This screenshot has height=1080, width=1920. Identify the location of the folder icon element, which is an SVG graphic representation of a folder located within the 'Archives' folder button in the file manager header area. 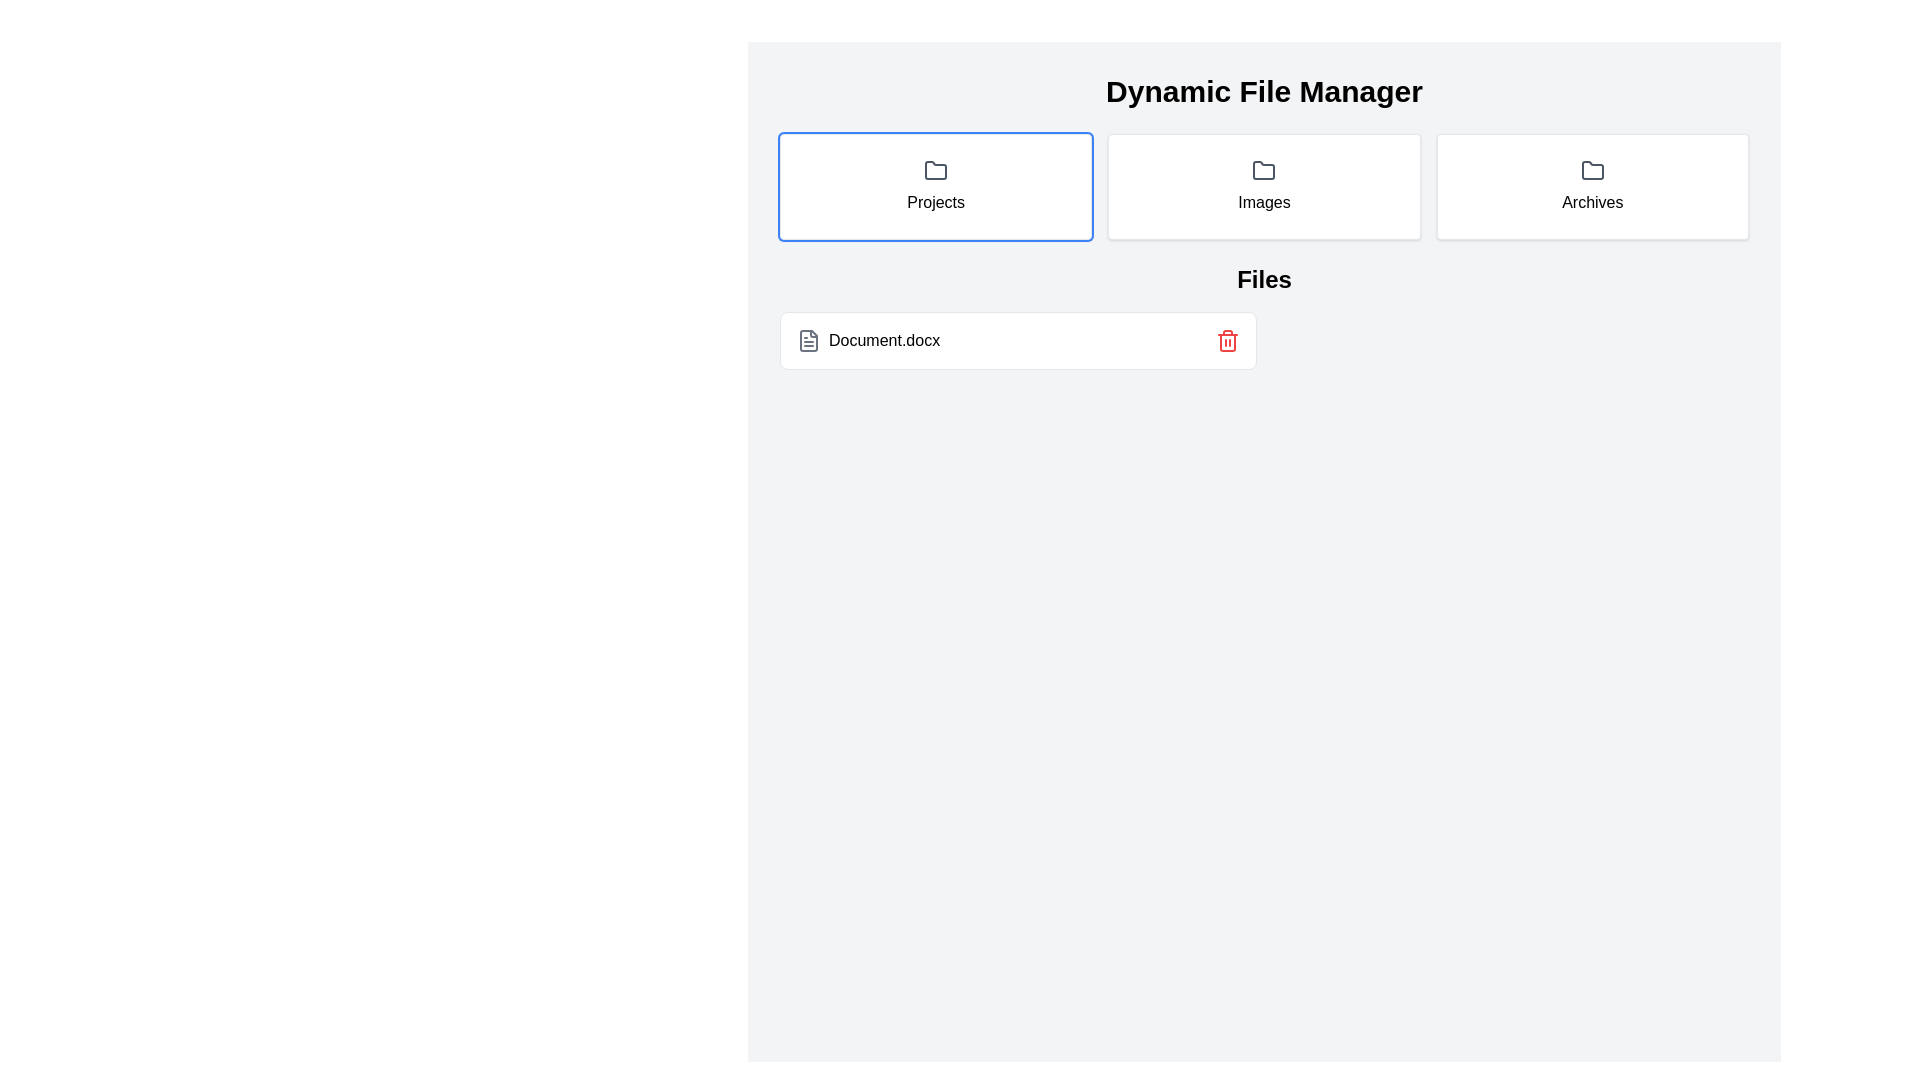
(1591, 169).